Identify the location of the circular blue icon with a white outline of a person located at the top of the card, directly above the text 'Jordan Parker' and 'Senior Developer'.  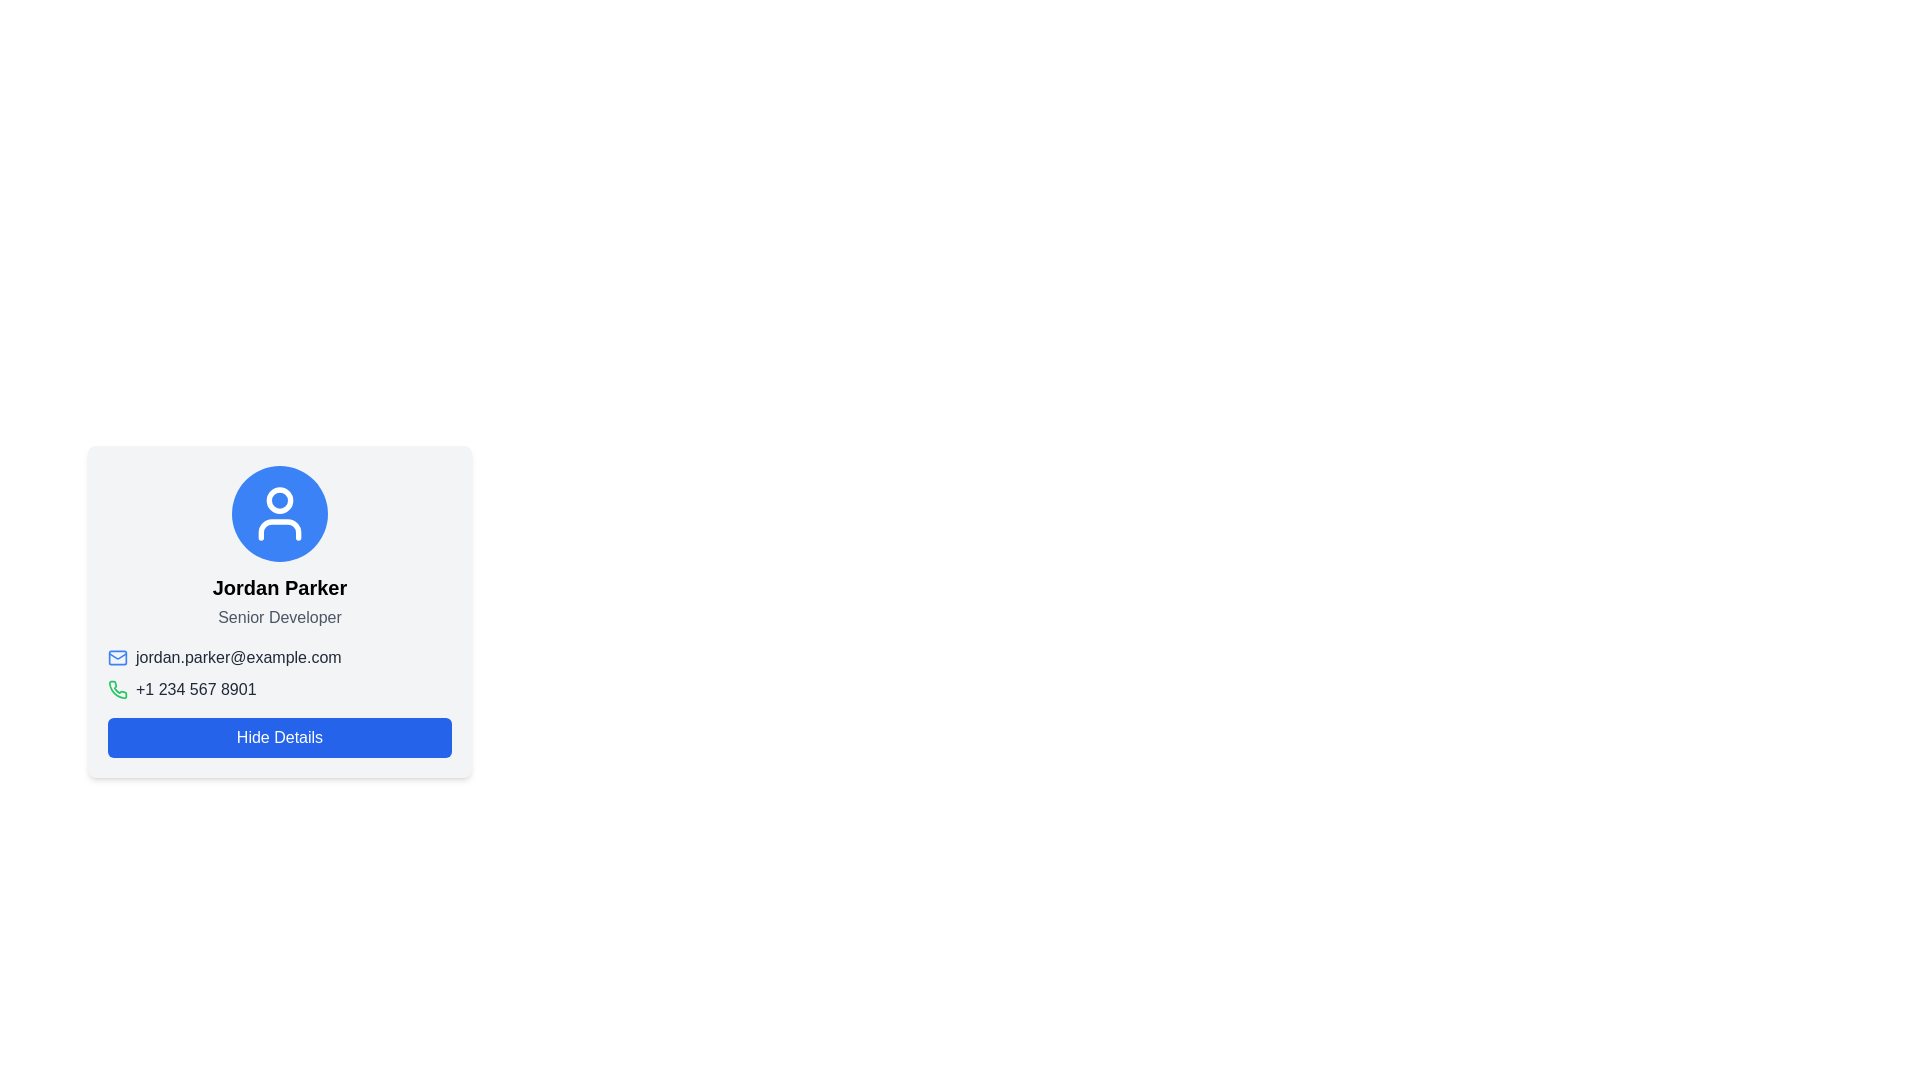
(278, 512).